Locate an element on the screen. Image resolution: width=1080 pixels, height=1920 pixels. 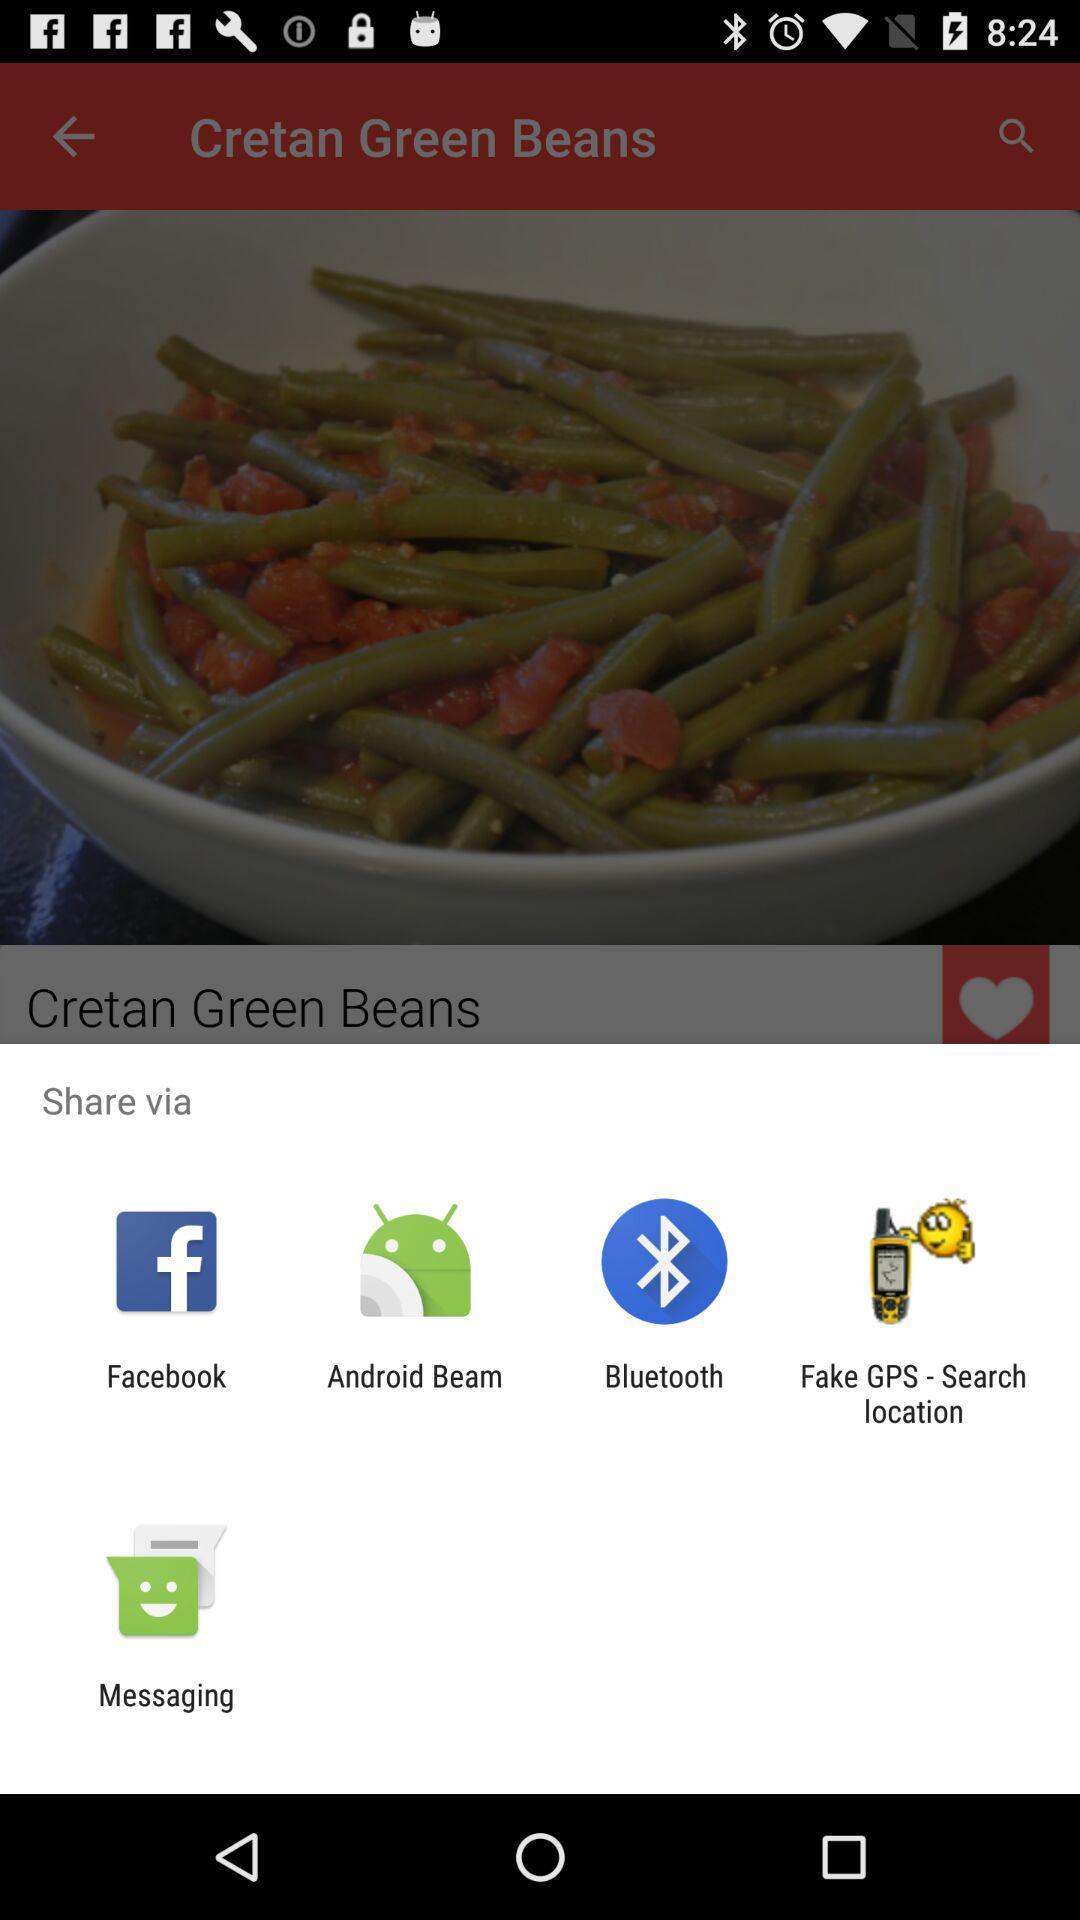
item next to bluetooth is located at coordinates (414, 1392).